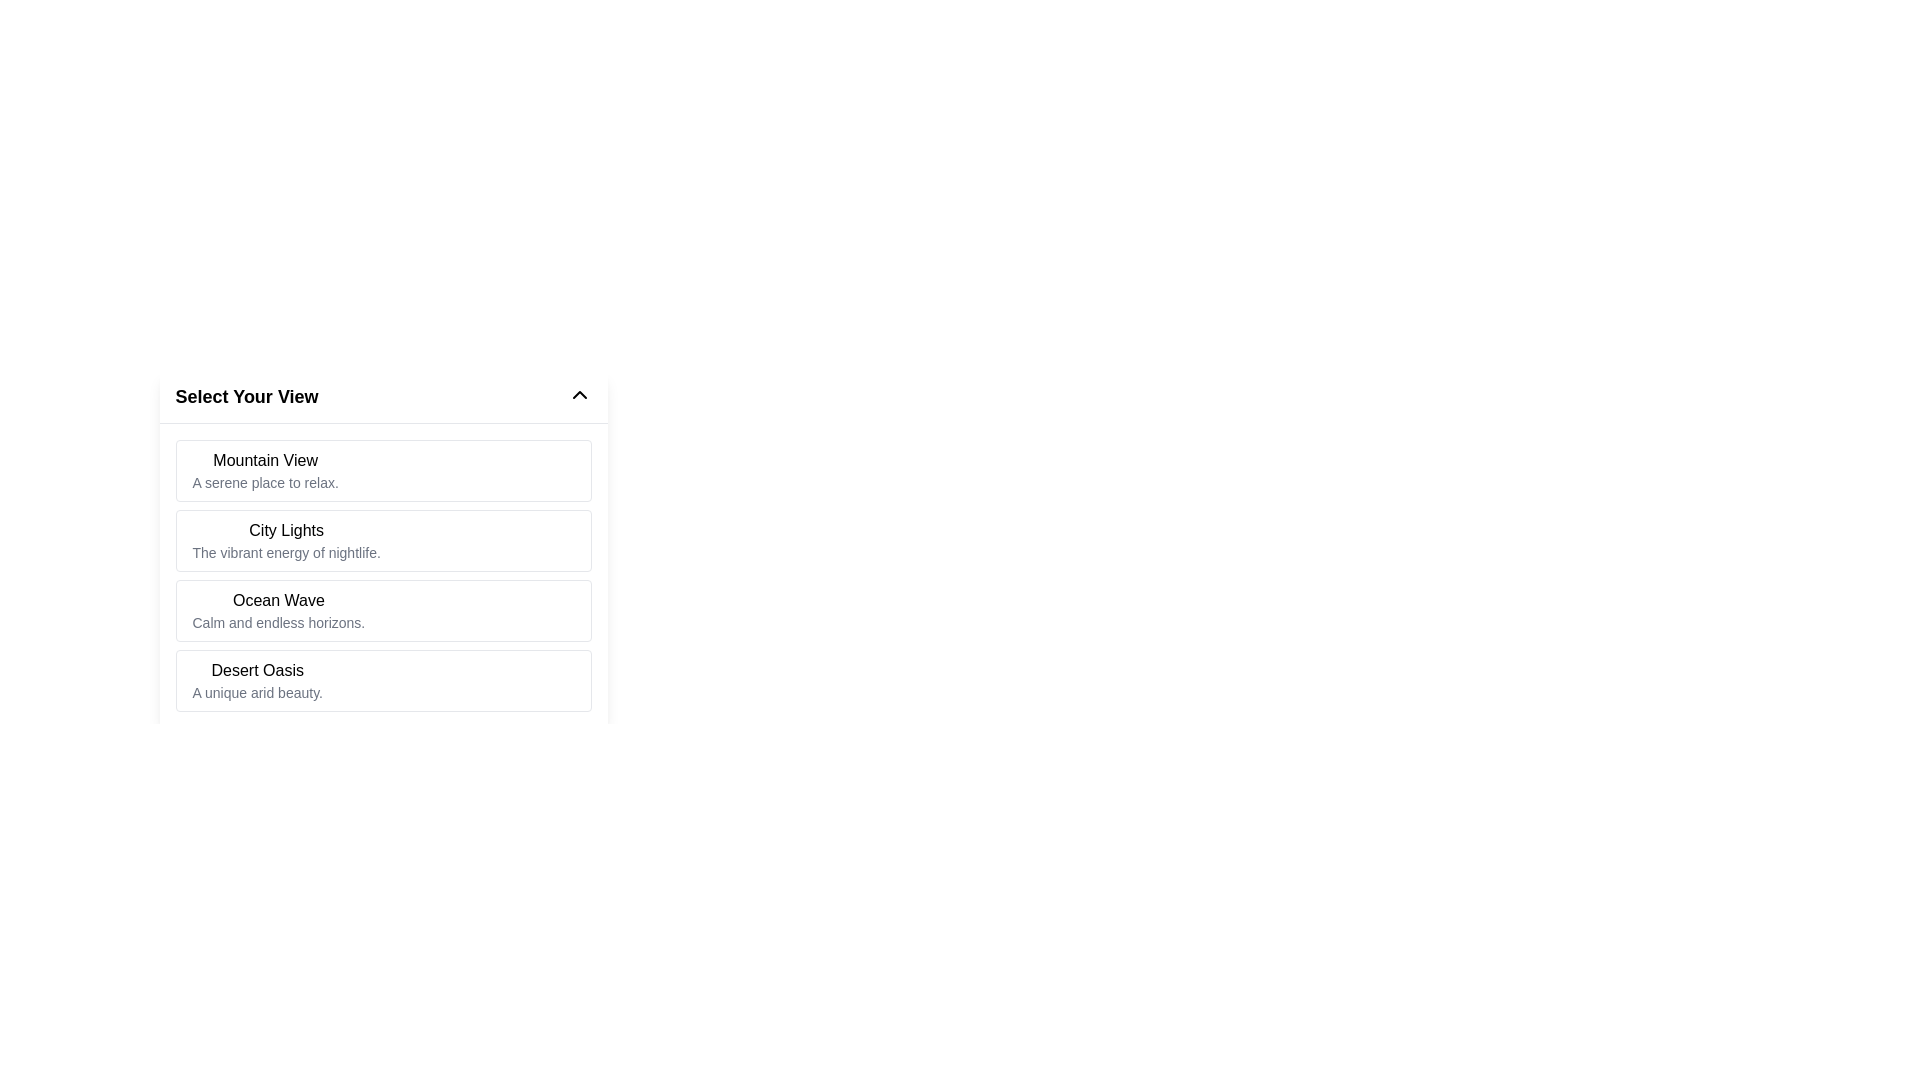 Image resolution: width=1920 pixels, height=1080 pixels. Describe the element at coordinates (383, 549) in the screenshot. I see `the interactive selectable list containing themed views such as 'Mountain View', 'City Lights', 'Ocean Wave', and 'Desert Oasis'` at that location.